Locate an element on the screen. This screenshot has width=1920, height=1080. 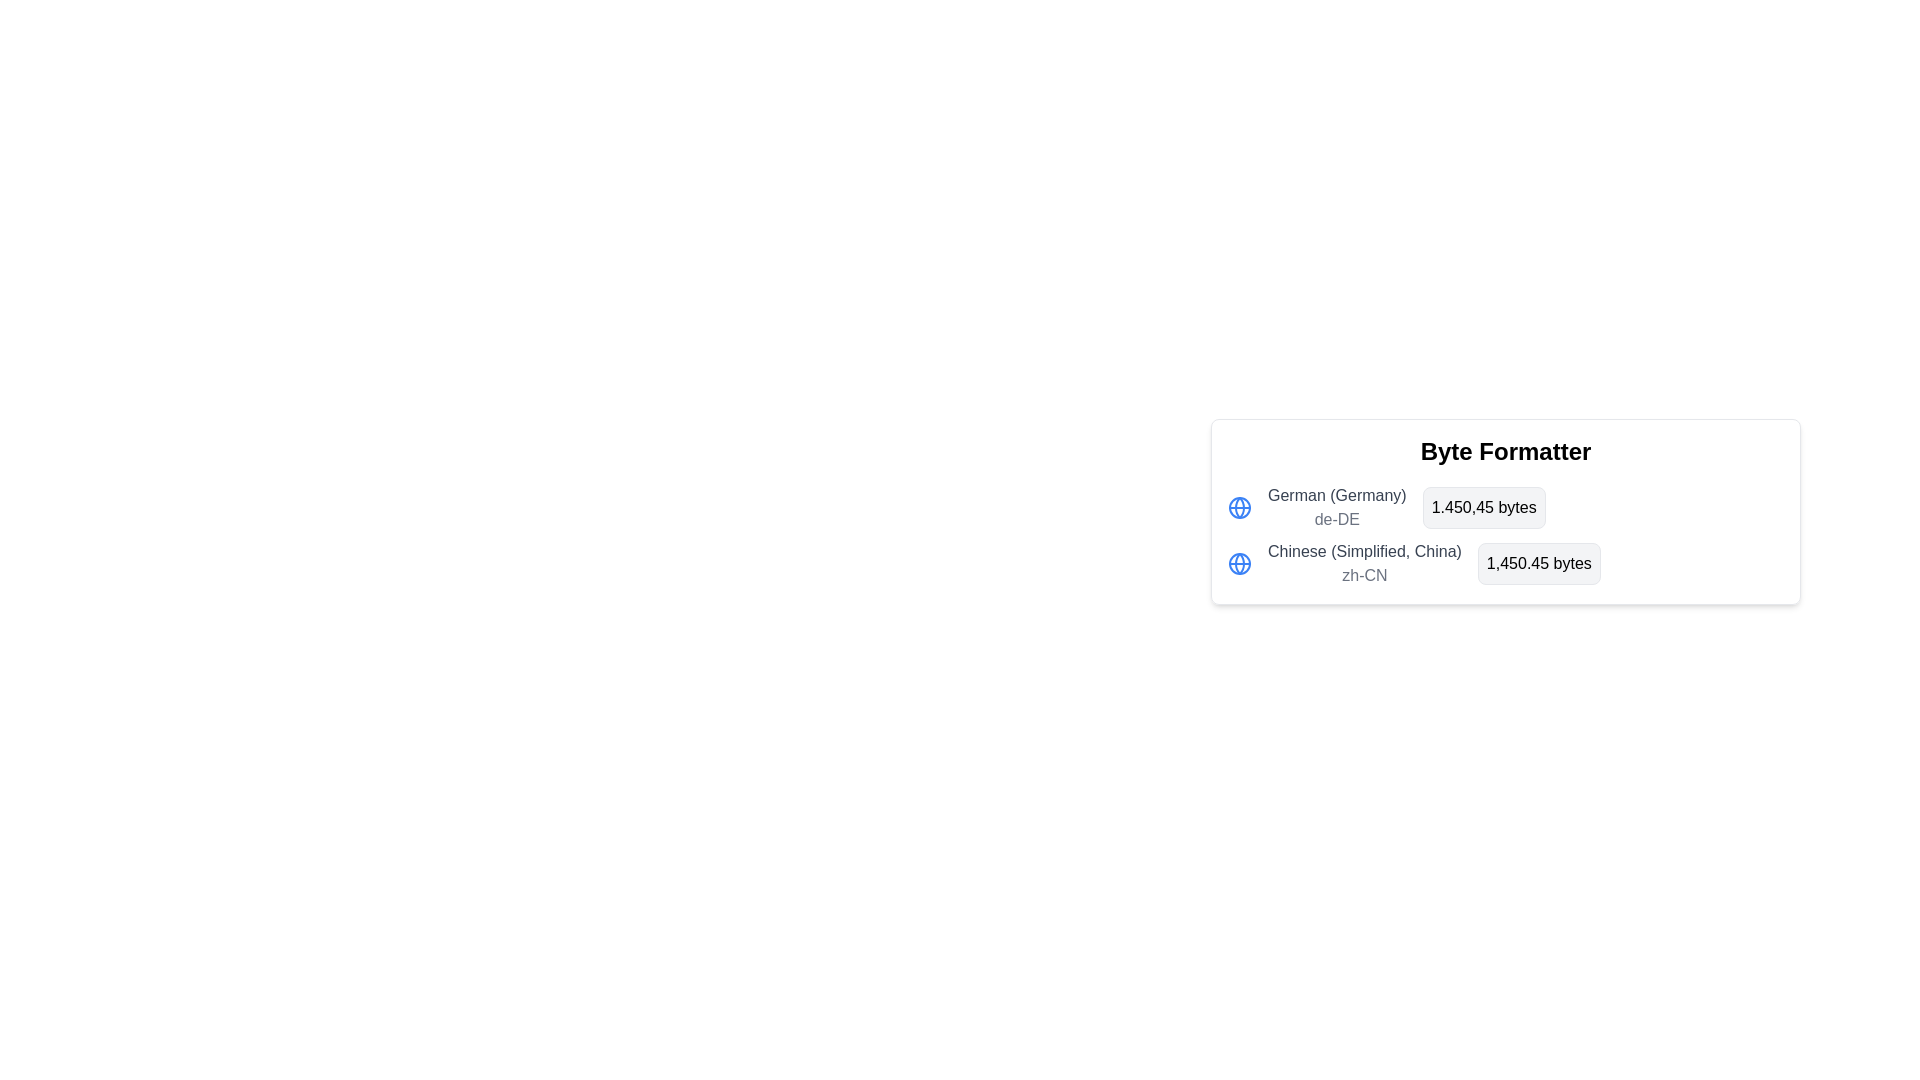
the static text label displaying 'zh-CN', which is styled in light gray and positioned below its sibling element in a vertical list indicating localization is located at coordinates (1363, 575).